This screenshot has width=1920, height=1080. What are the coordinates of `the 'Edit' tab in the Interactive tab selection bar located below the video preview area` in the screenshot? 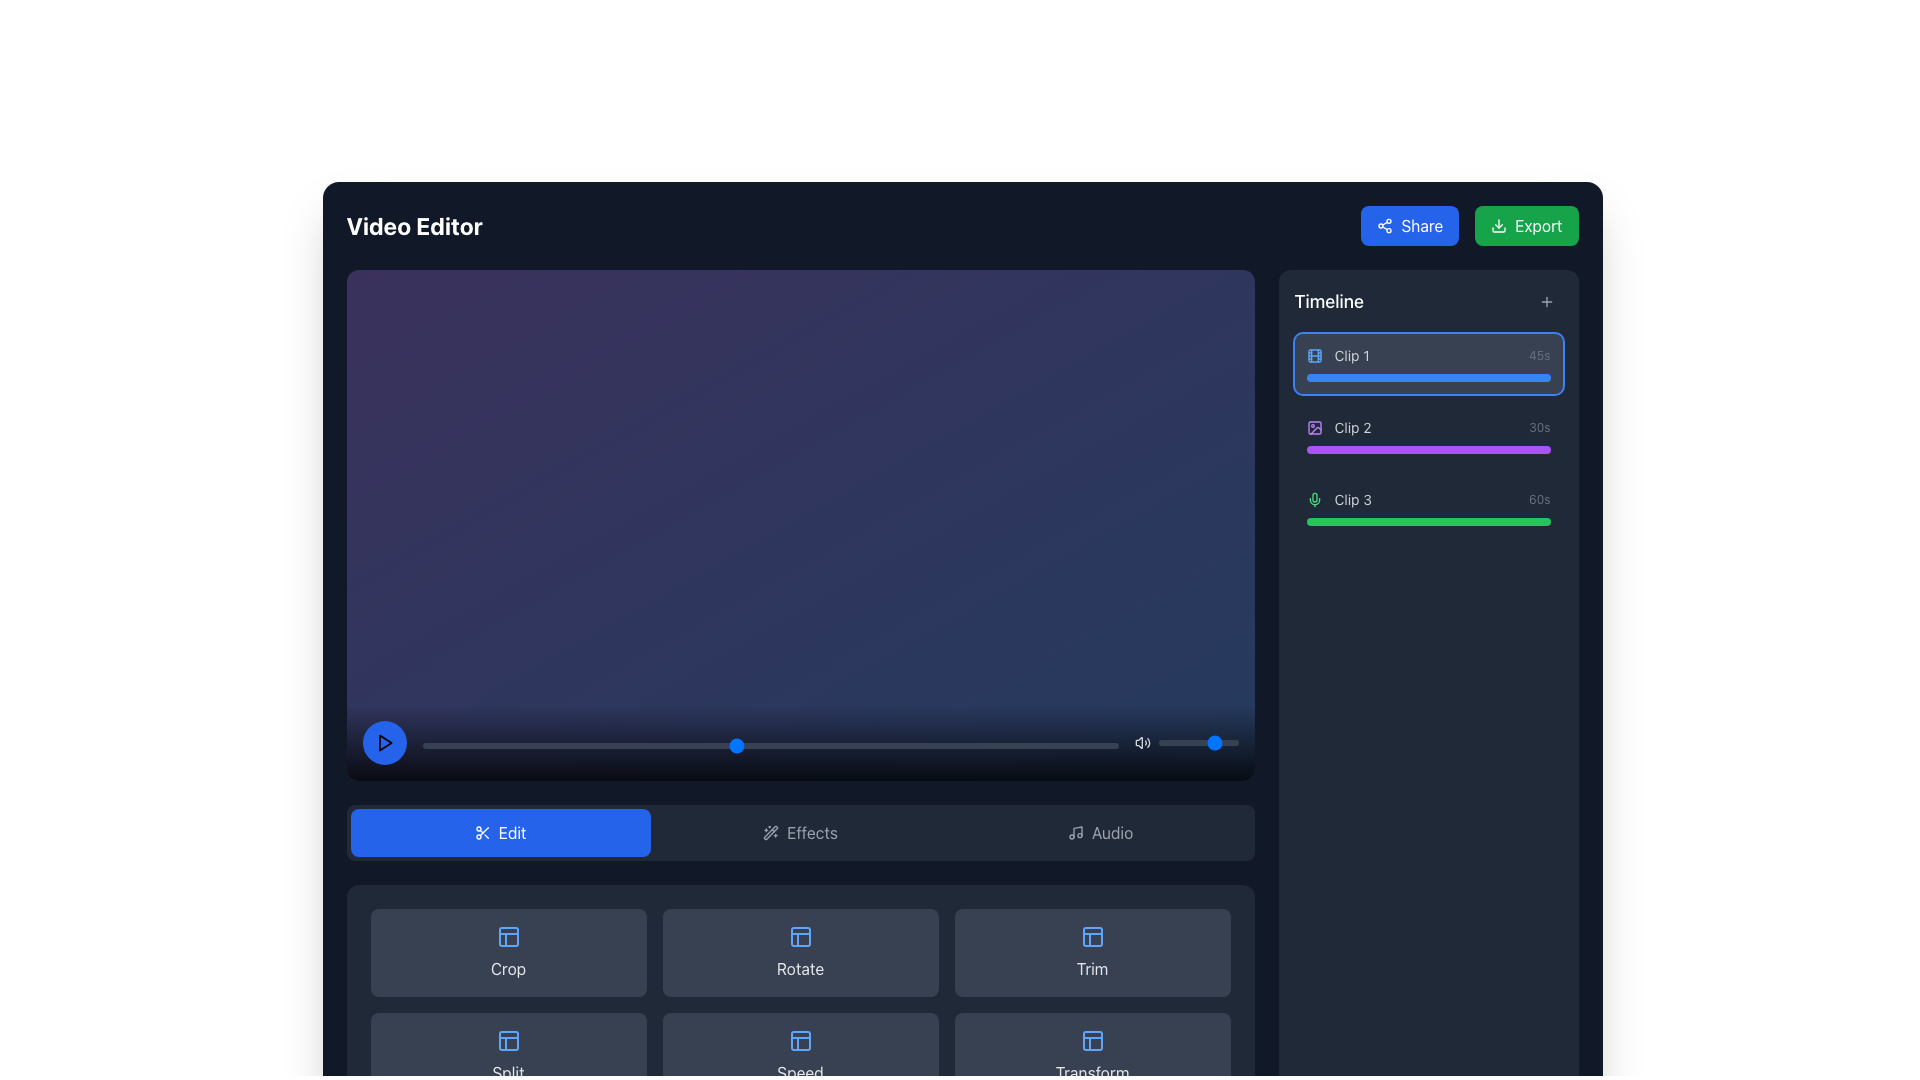 It's located at (800, 832).